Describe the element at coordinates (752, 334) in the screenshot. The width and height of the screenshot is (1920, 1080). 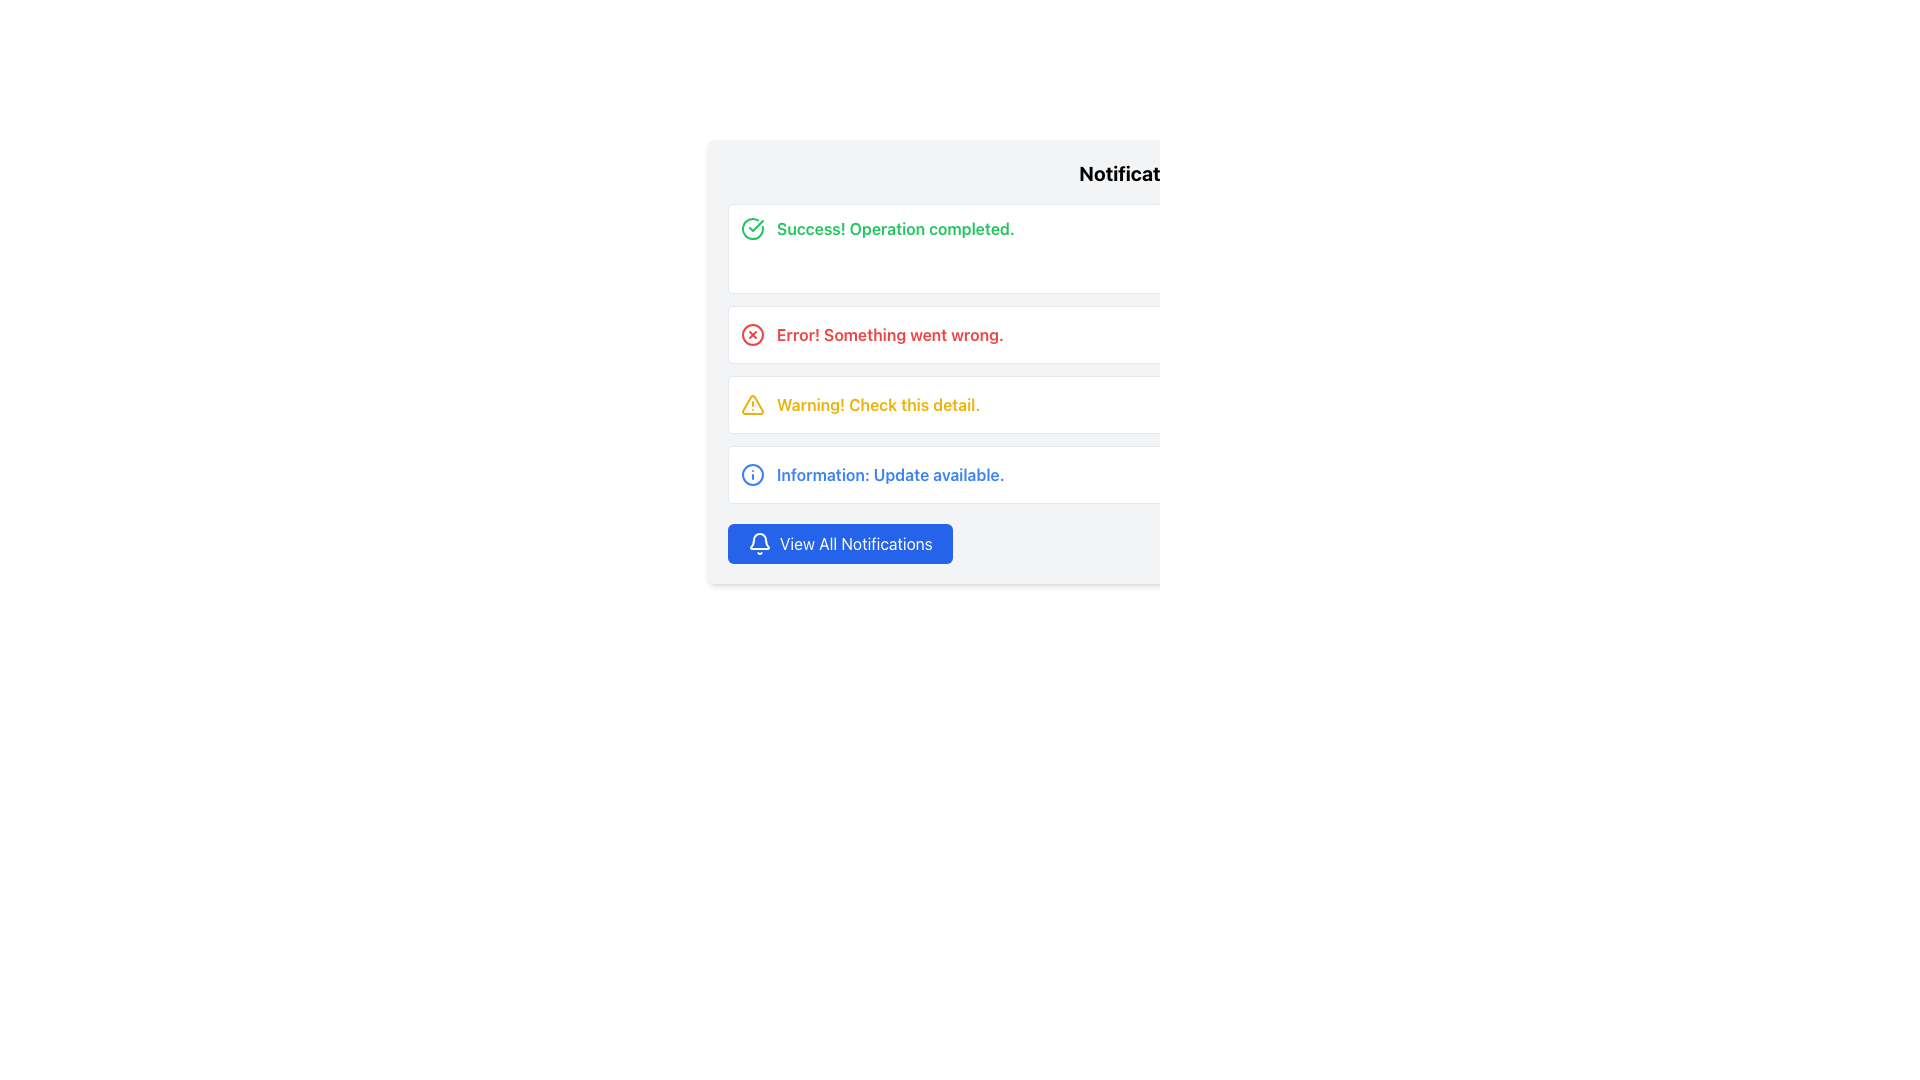
I see `the error icon located in the second notification row that indicates an error status for the message 'Error! Something went wrong.'` at that location.